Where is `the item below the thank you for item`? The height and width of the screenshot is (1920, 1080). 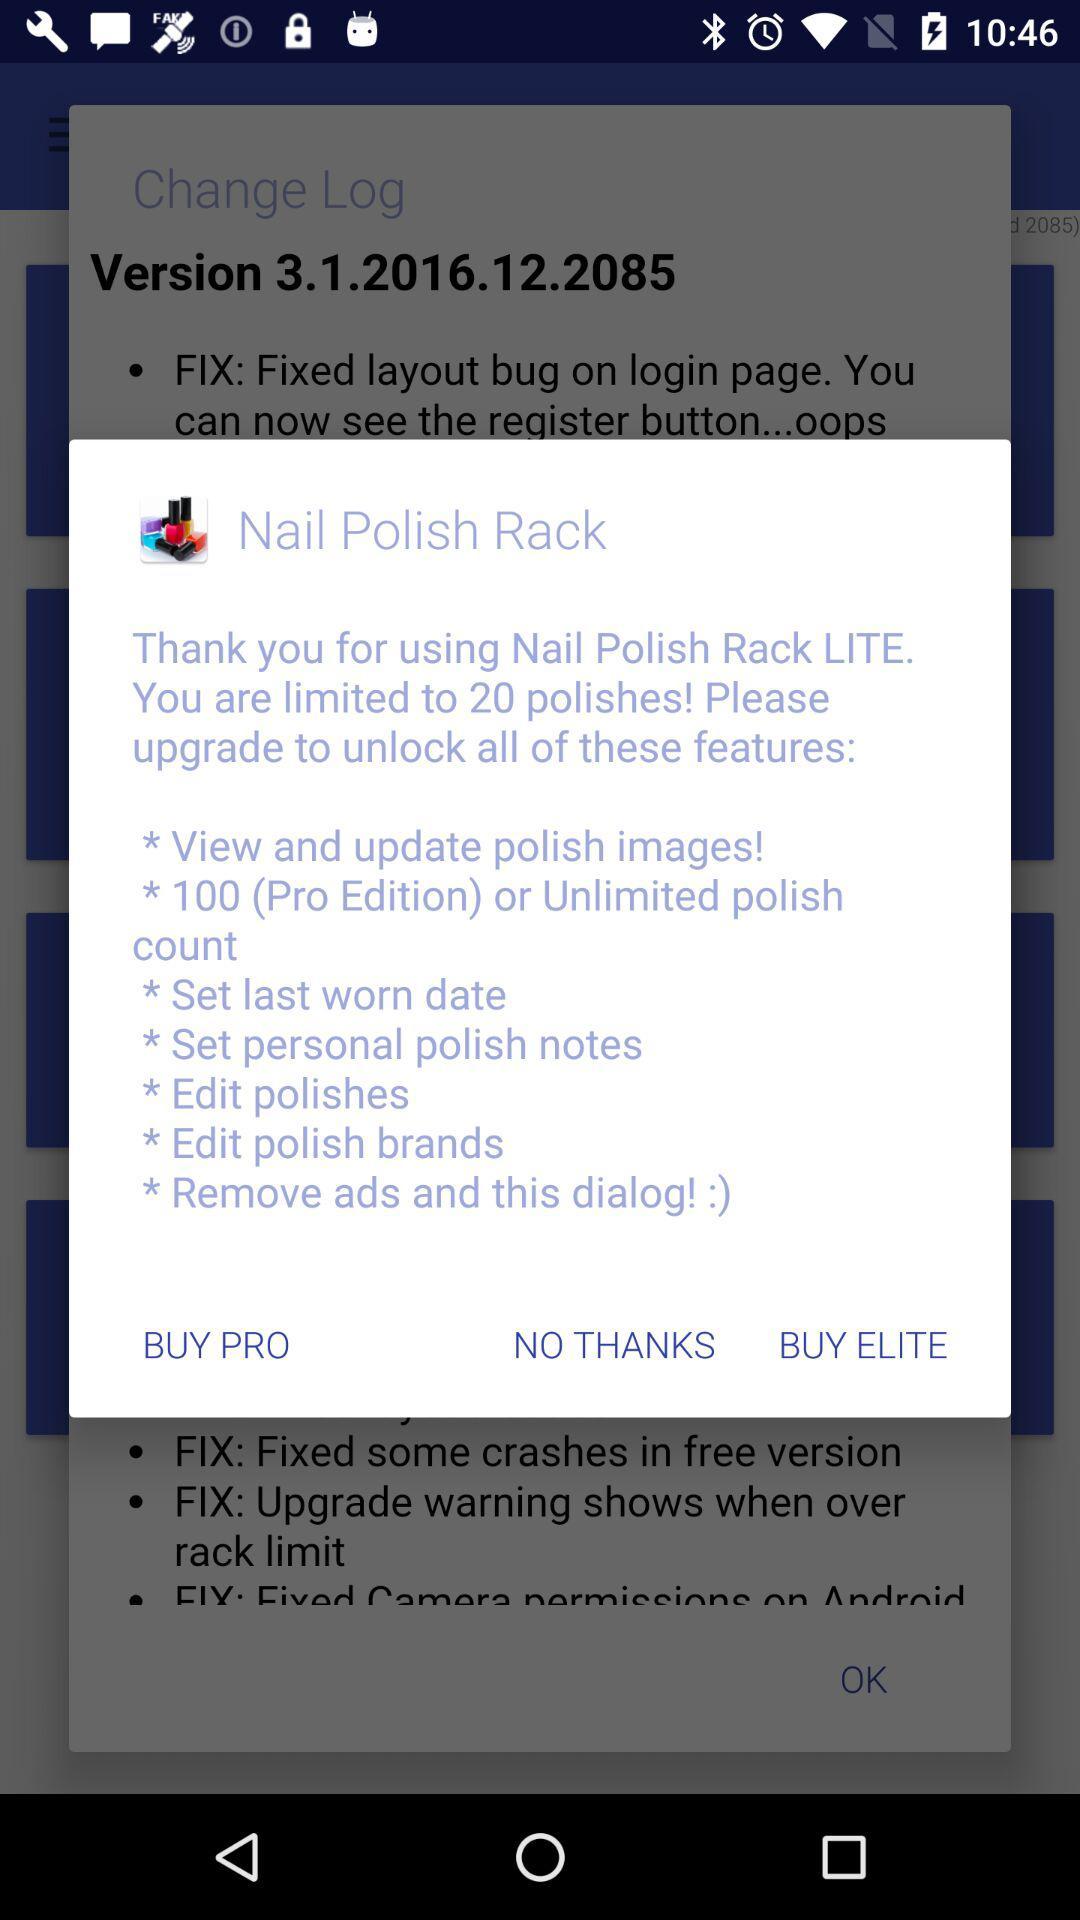 the item below the thank you for item is located at coordinates (862, 1344).